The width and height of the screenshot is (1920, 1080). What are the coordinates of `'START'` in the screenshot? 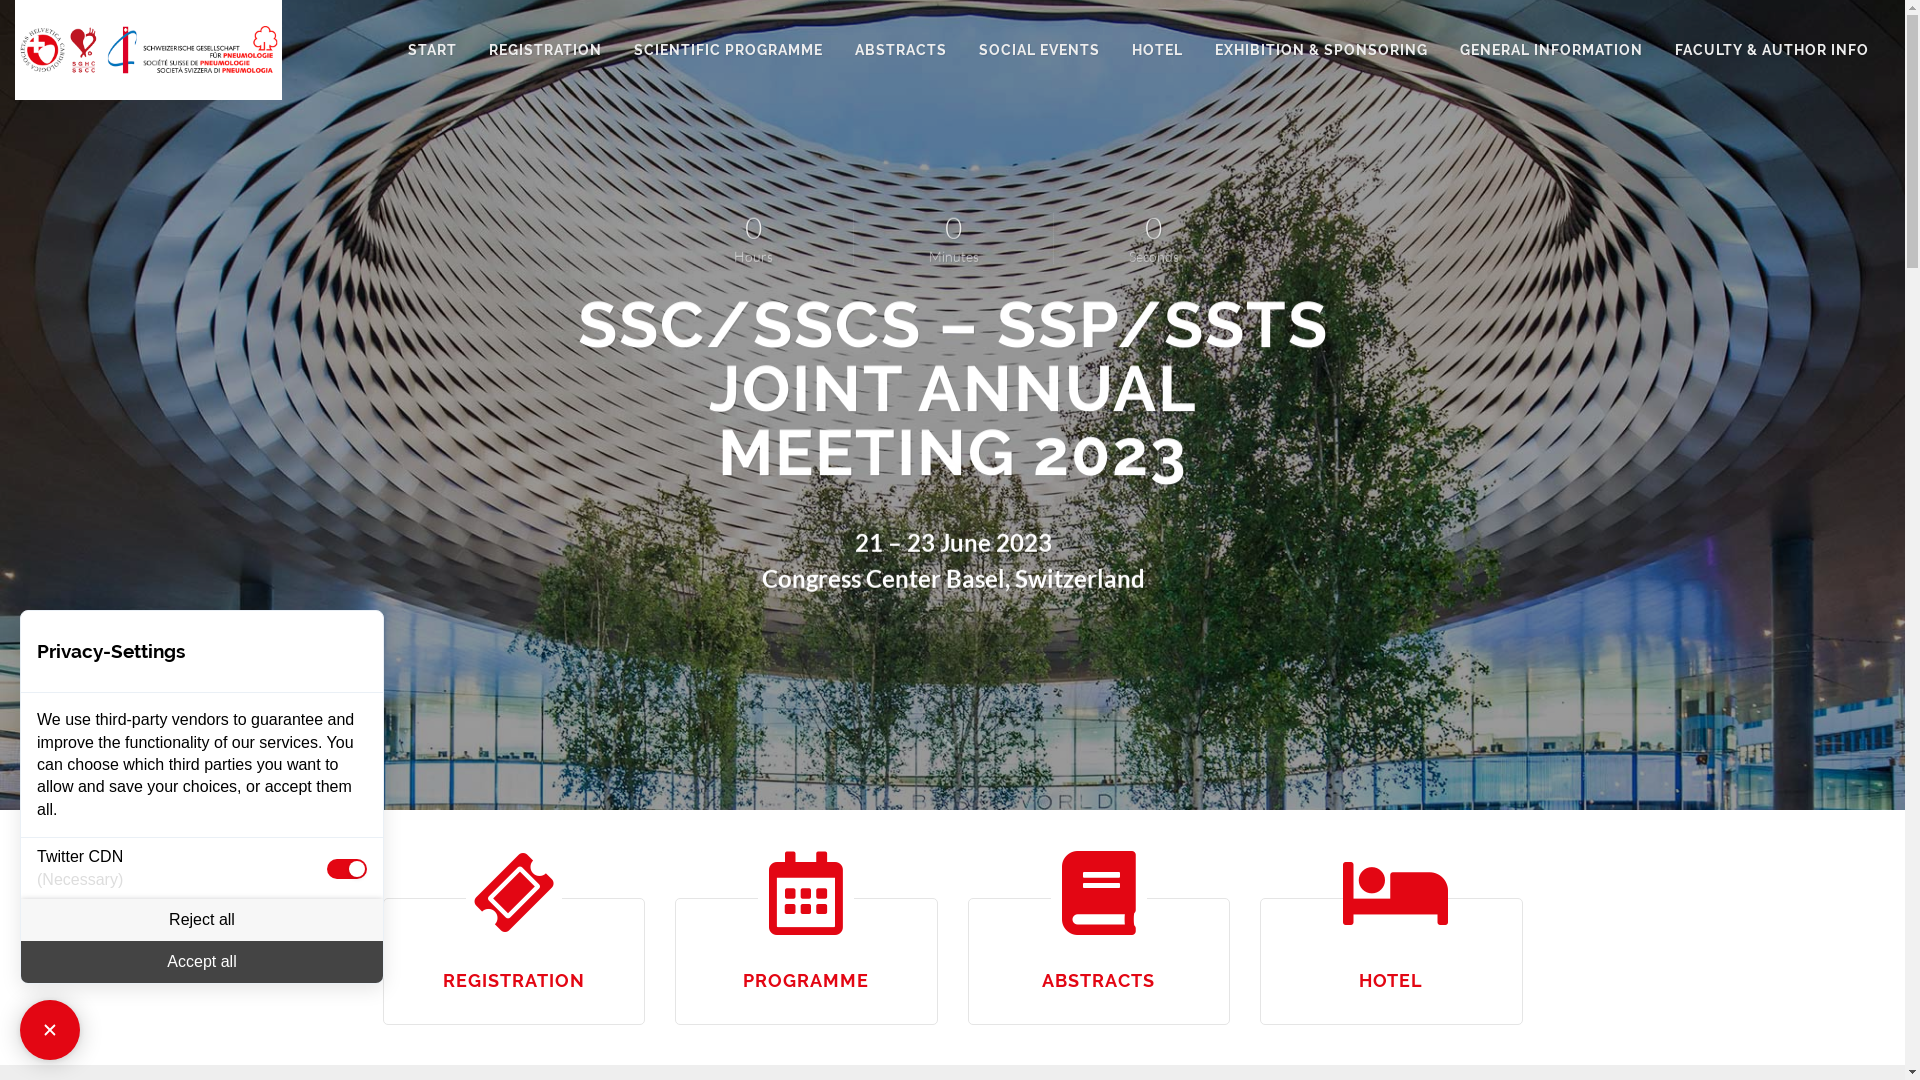 It's located at (431, 49).